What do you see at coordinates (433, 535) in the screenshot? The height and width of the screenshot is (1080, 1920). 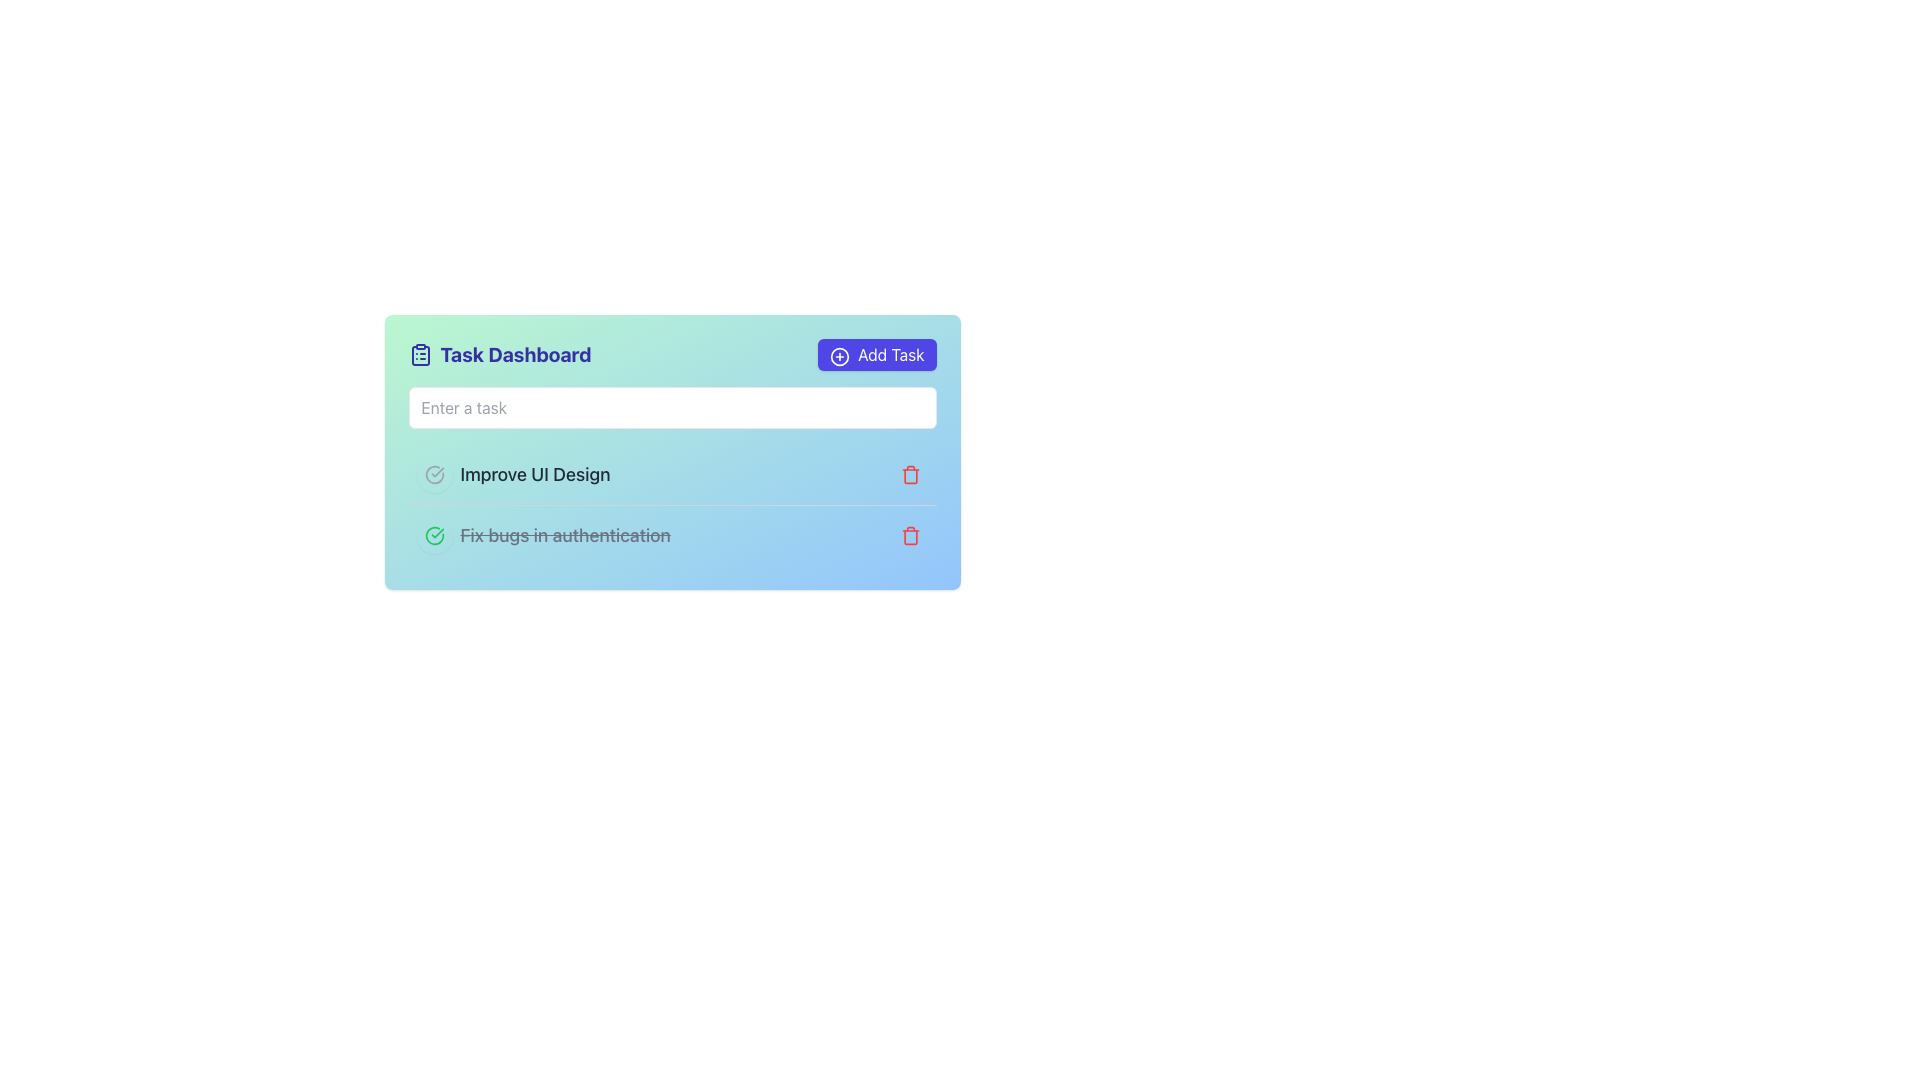 I see `the interactive status indicator icon located to the left of the text 'Fix bugs in authentication'` at bounding box center [433, 535].